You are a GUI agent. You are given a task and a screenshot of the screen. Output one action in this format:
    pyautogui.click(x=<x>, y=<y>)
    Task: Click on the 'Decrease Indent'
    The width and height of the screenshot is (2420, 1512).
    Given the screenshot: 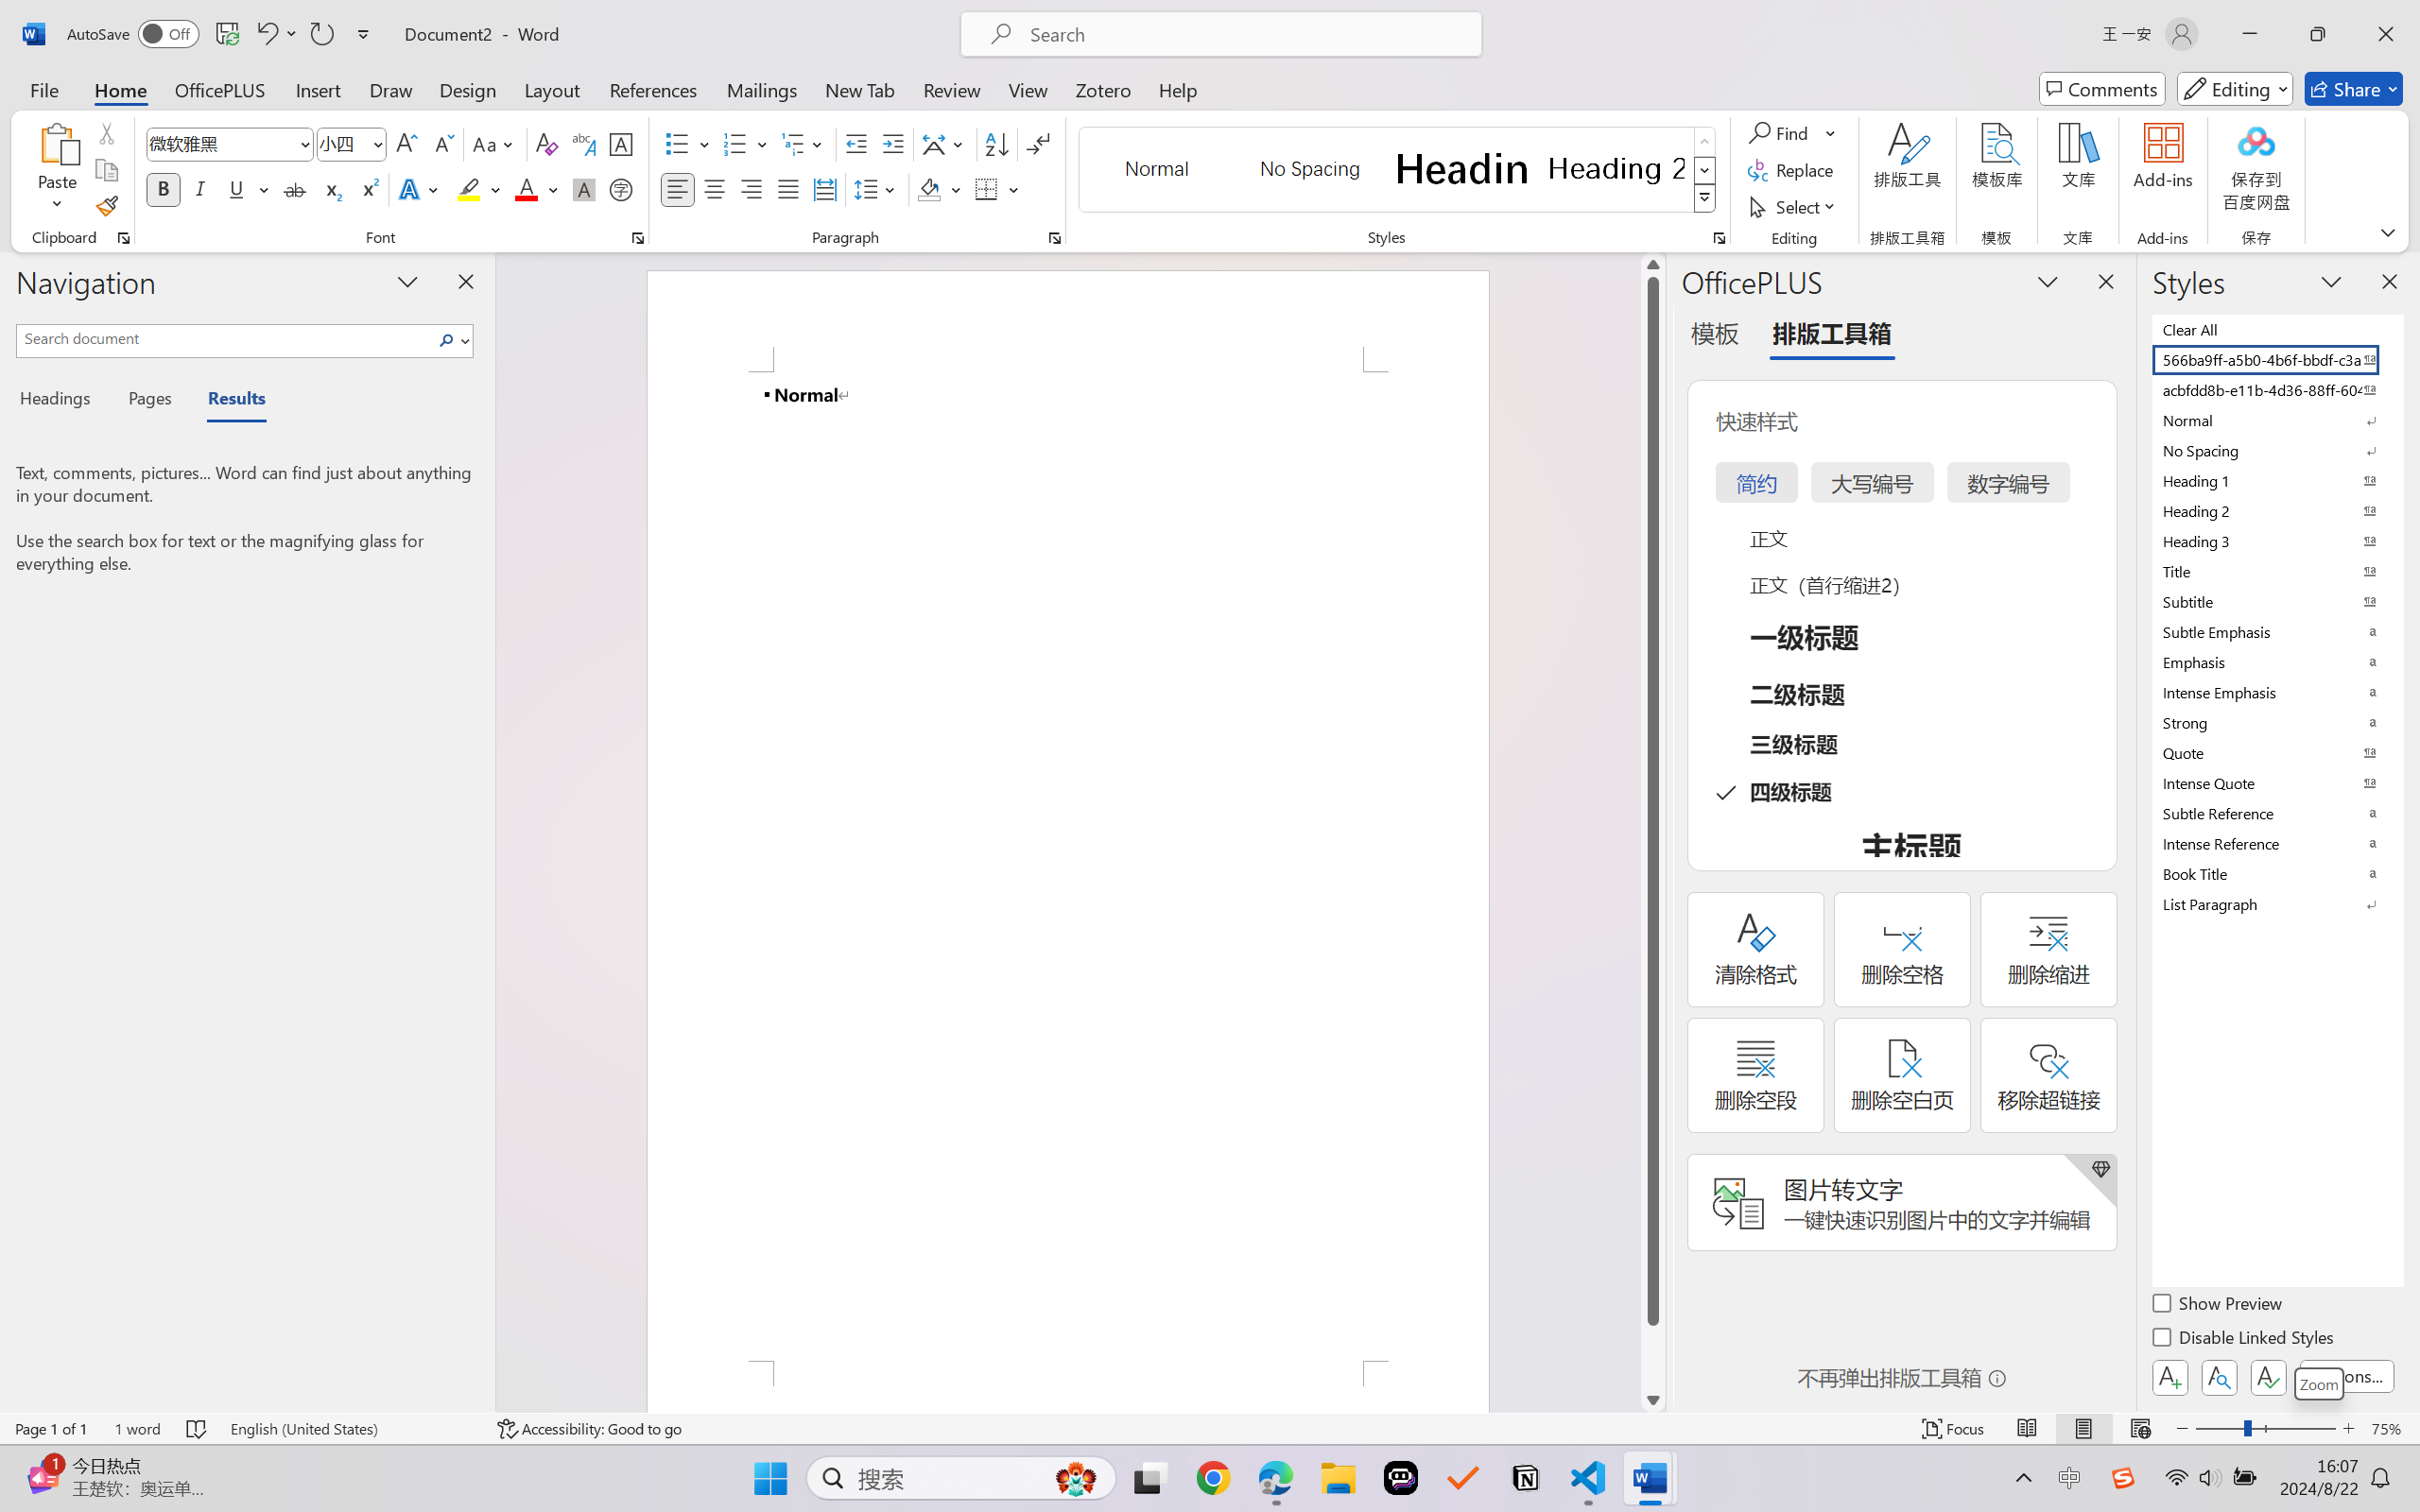 What is the action you would take?
    pyautogui.click(x=856, y=144)
    